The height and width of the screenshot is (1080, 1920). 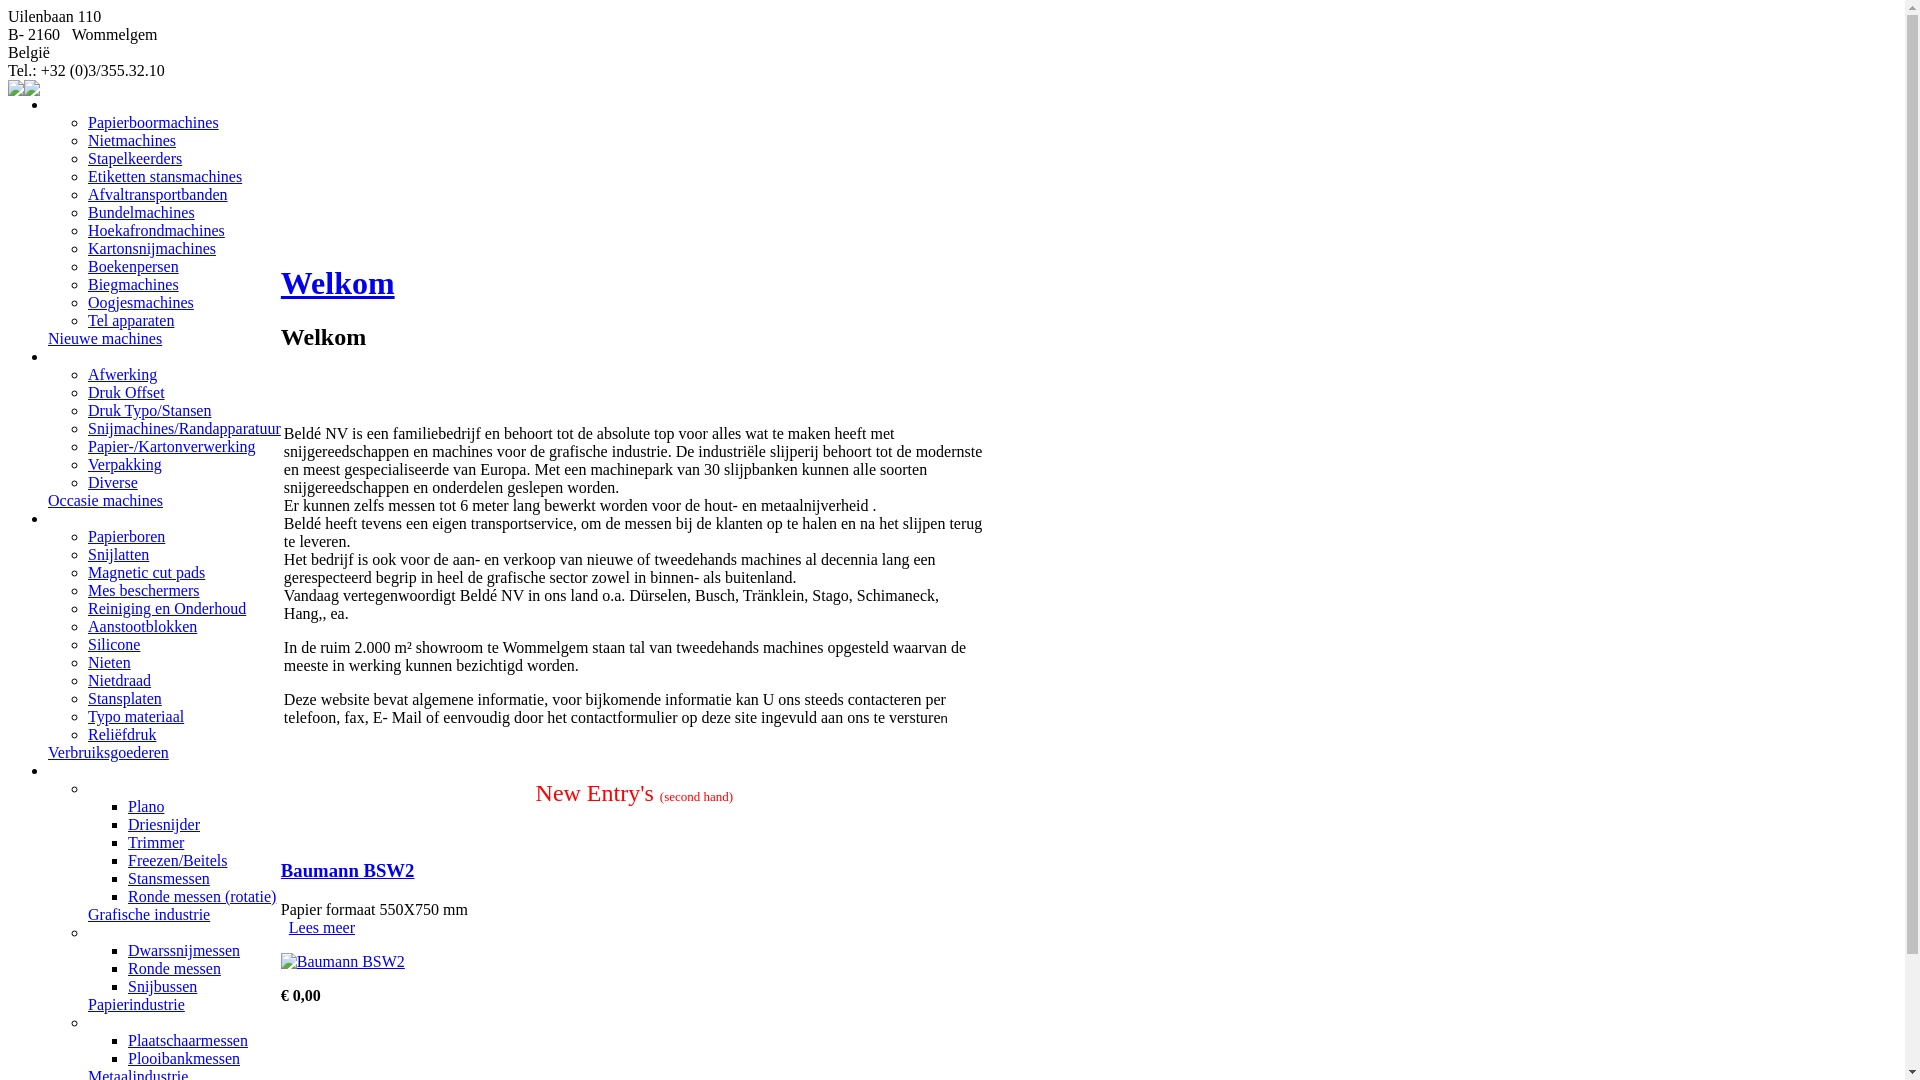 What do you see at coordinates (172, 445) in the screenshot?
I see `'Papier-/Kartonverwerking'` at bounding box center [172, 445].